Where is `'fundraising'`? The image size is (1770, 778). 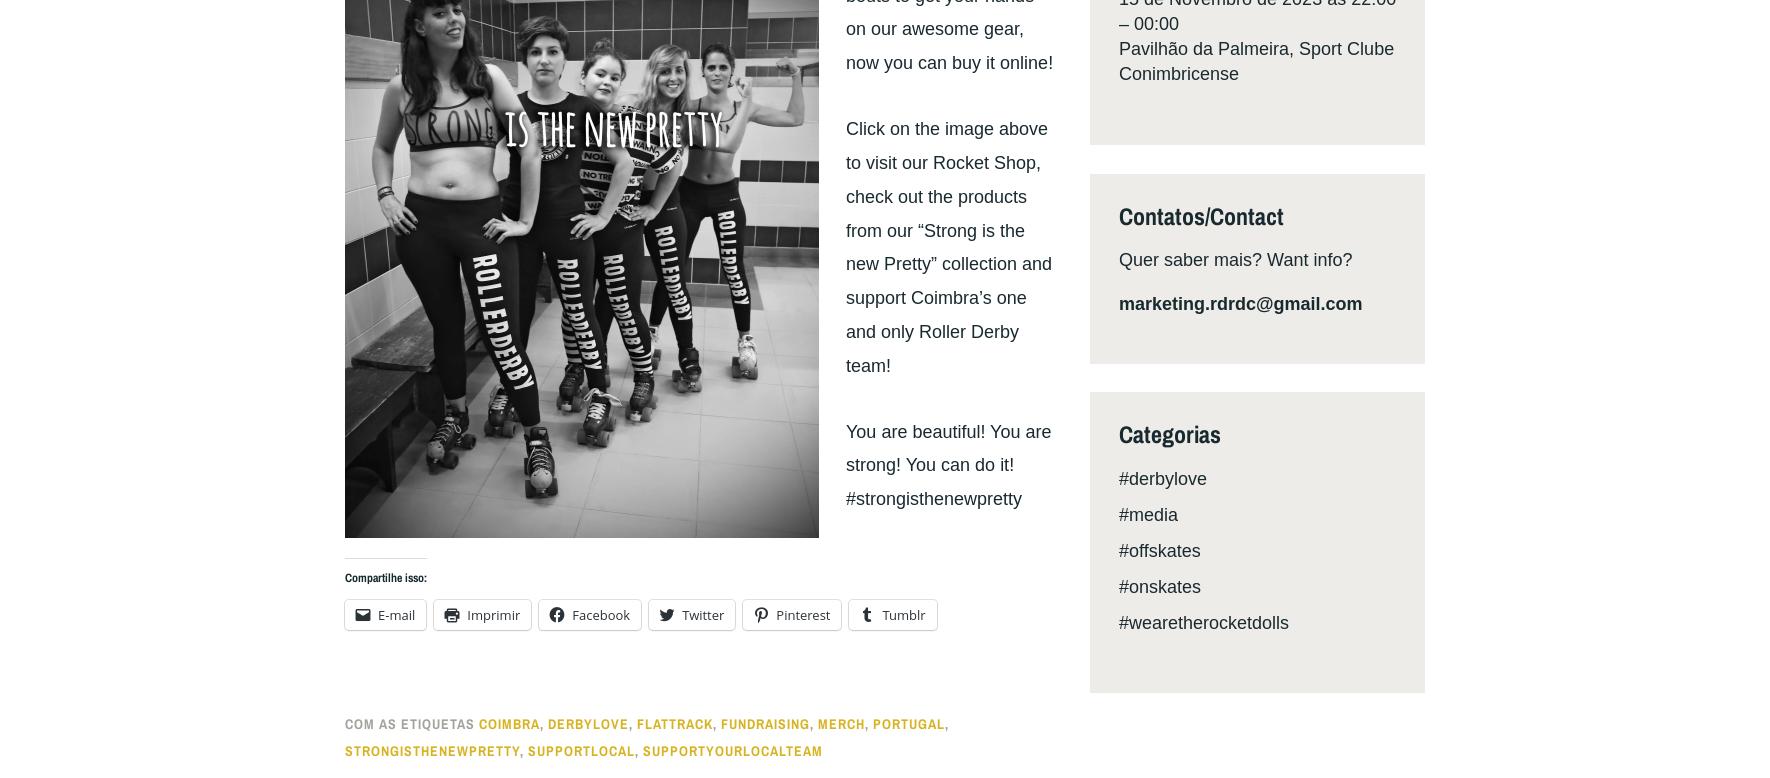
'fundraising' is located at coordinates (719, 723).